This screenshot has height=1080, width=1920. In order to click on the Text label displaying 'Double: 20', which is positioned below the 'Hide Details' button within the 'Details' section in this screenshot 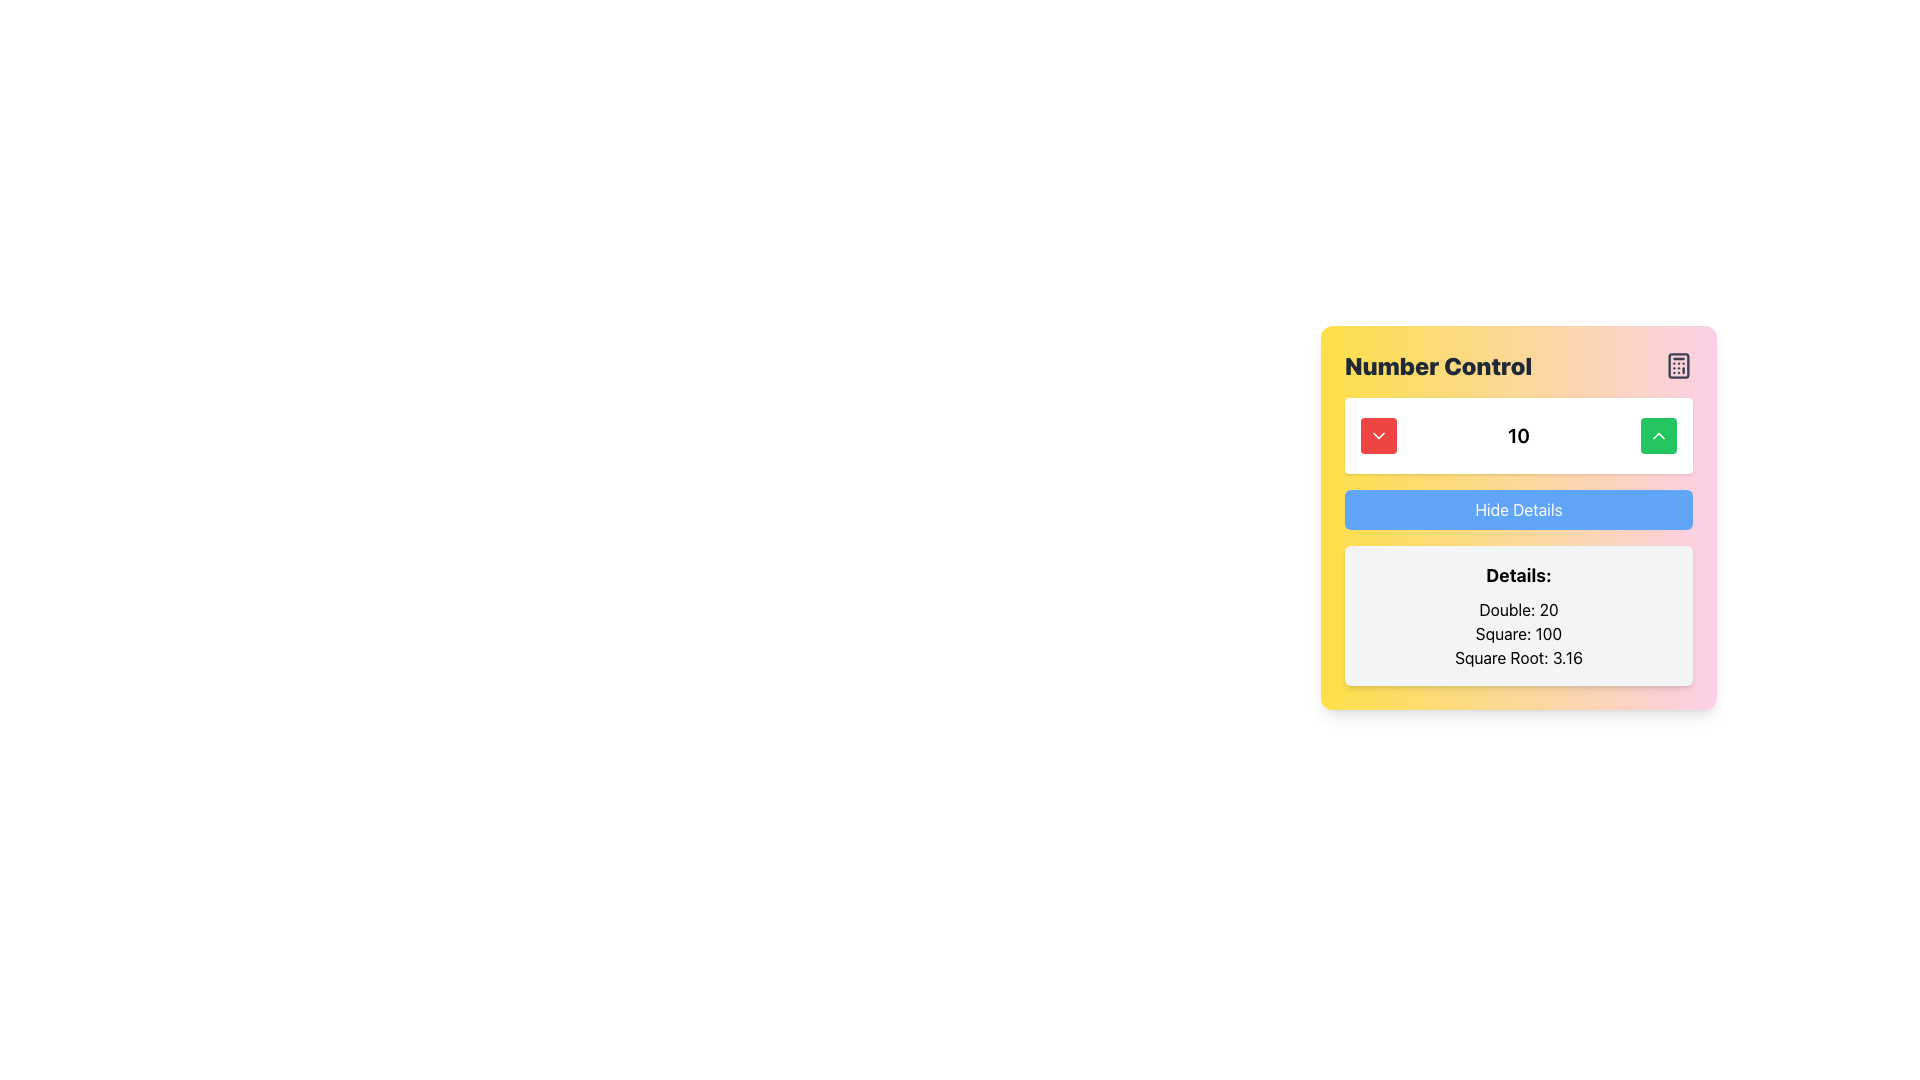, I will do `click(1518, 608)`.